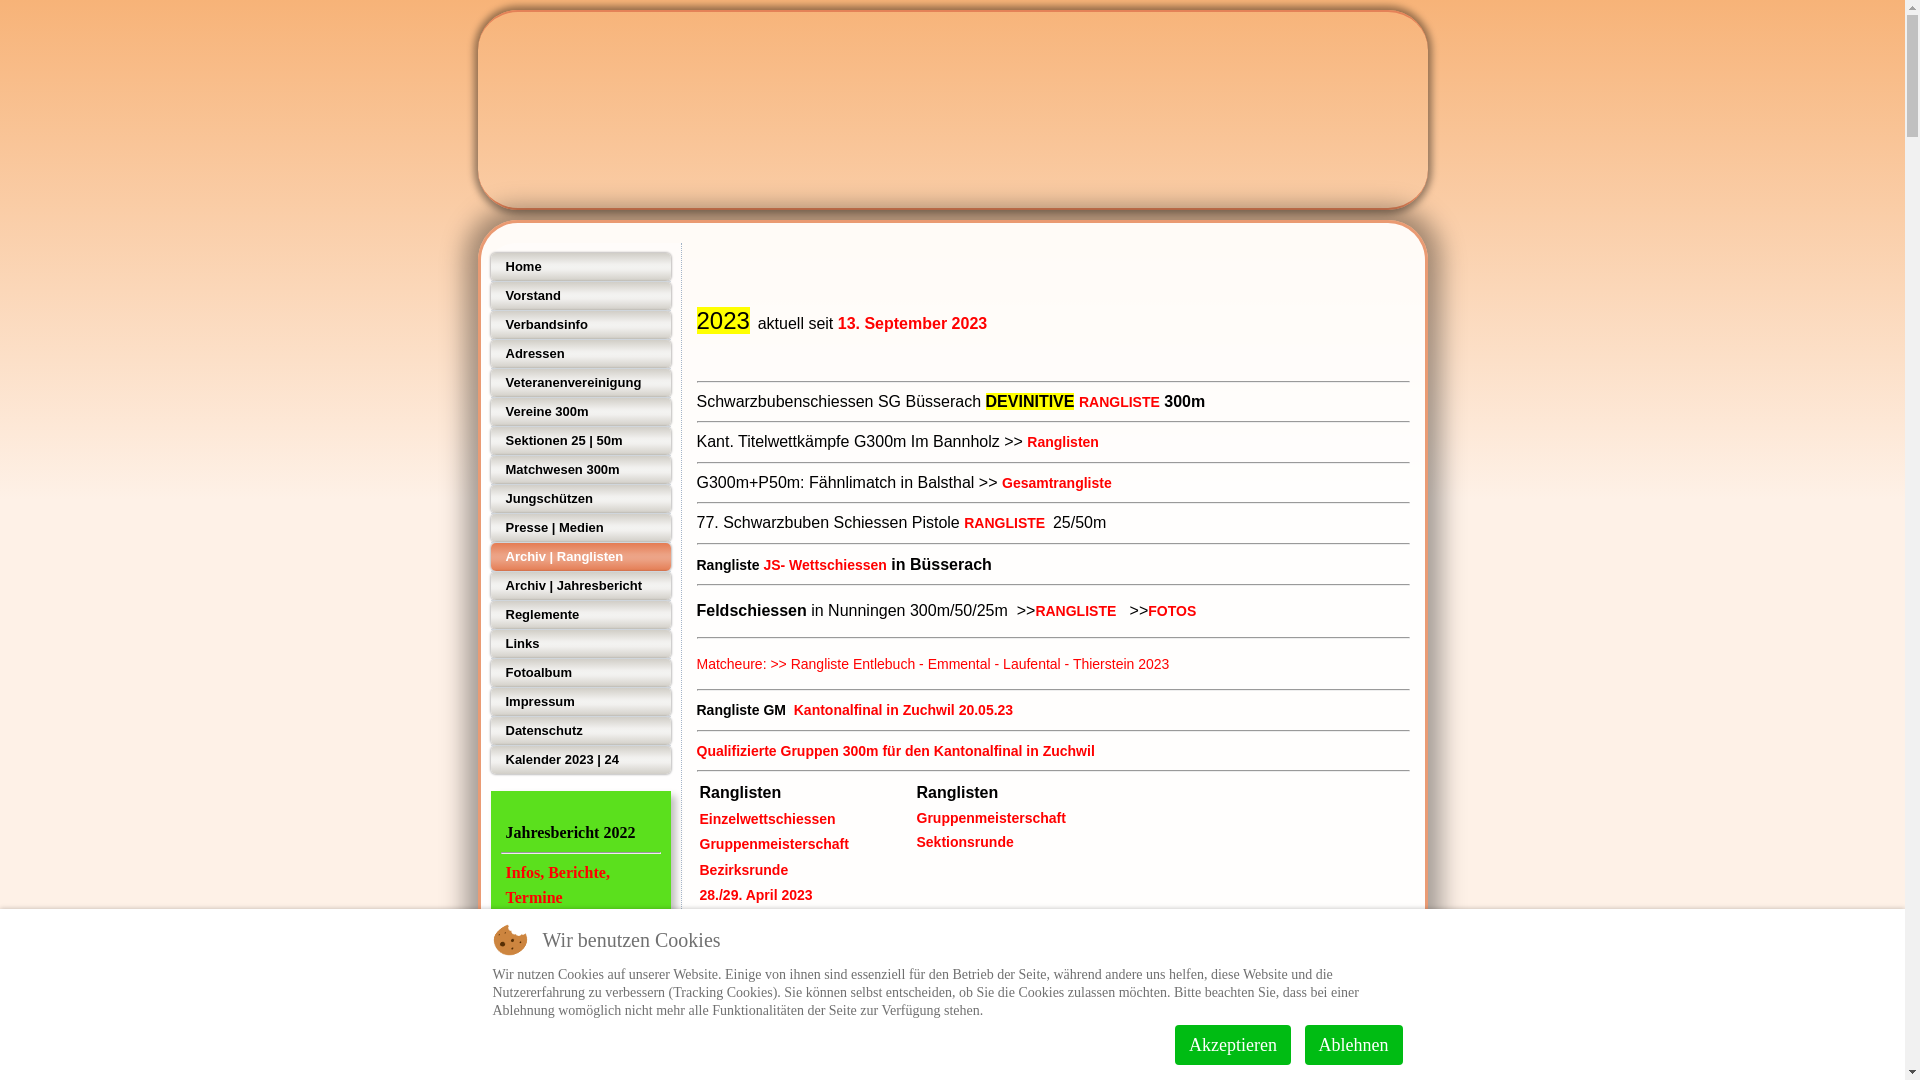 This screenshot has height=1080, width=1920. I want to click on 'Veteranenvereinigung', so click(489, 382).